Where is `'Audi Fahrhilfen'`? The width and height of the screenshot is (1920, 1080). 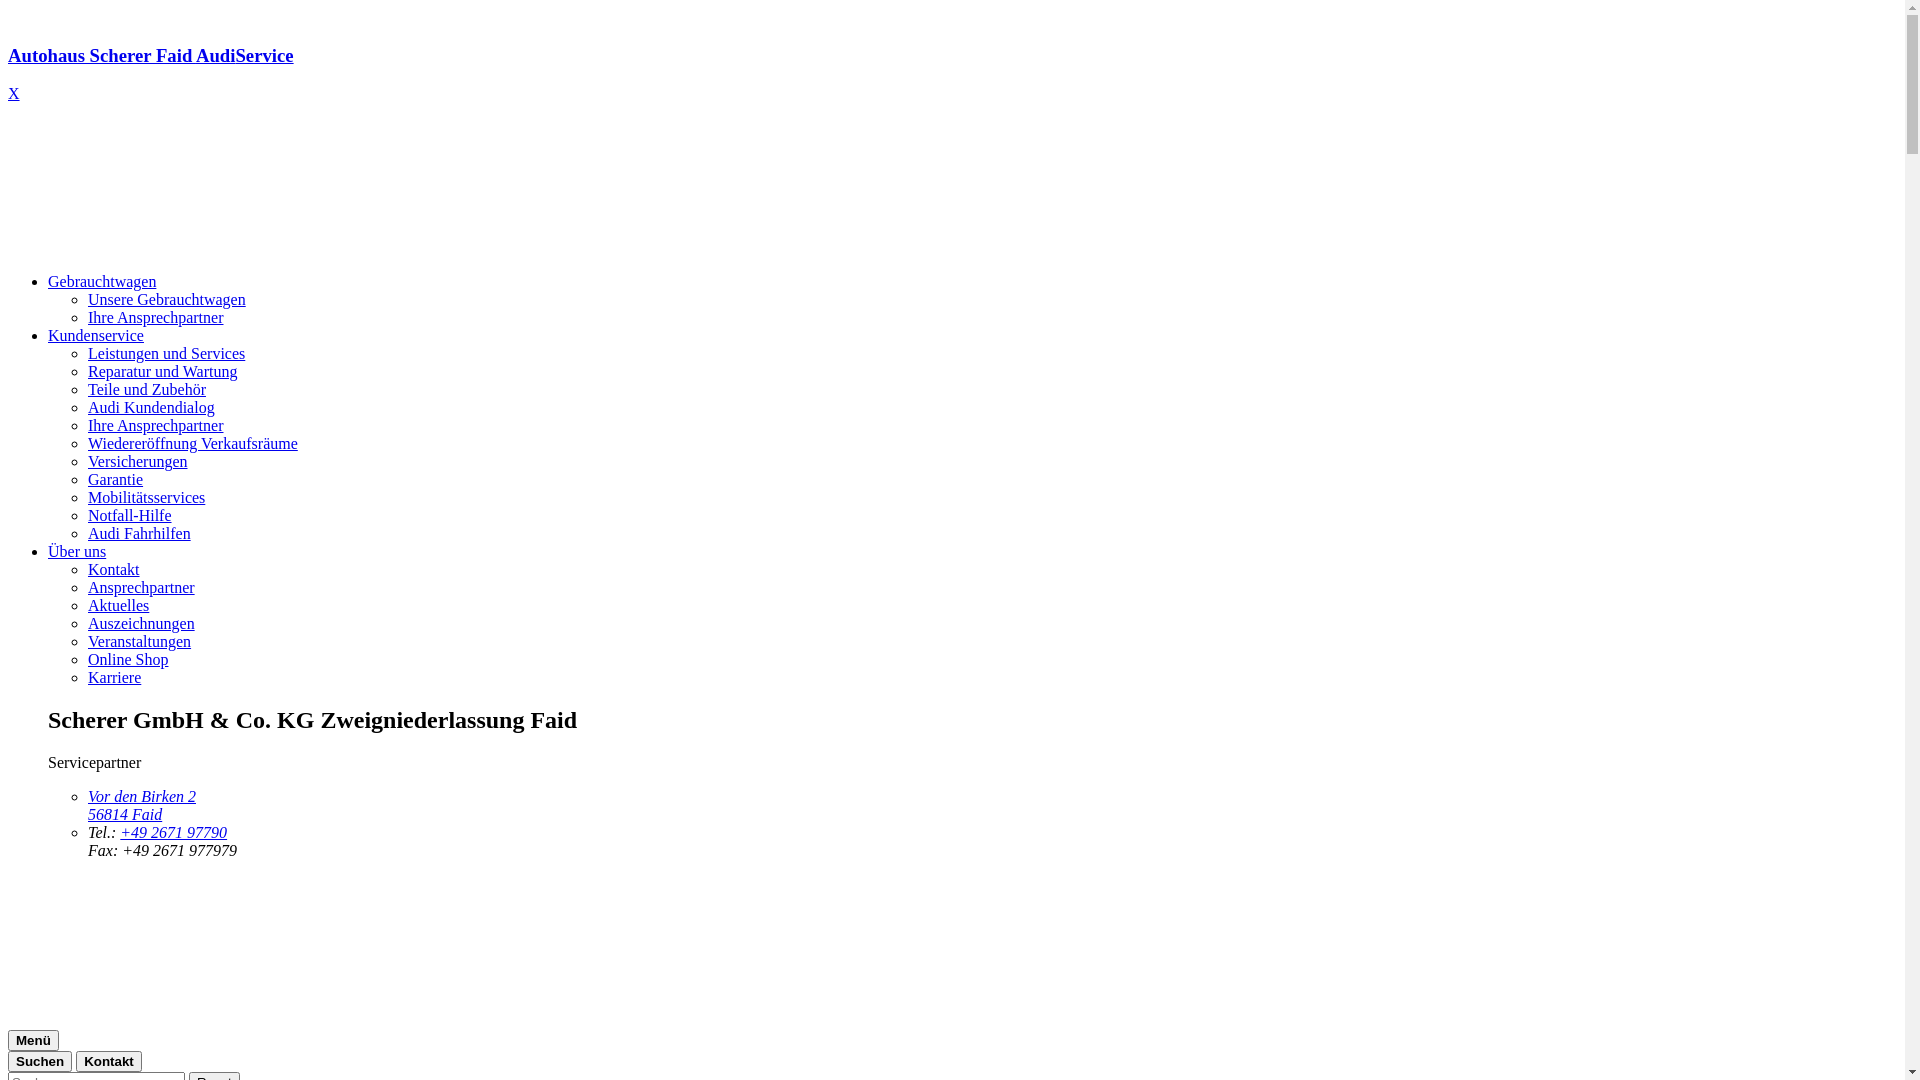 'Audi Fahrhilfen' is located at coordinates (138, 532).